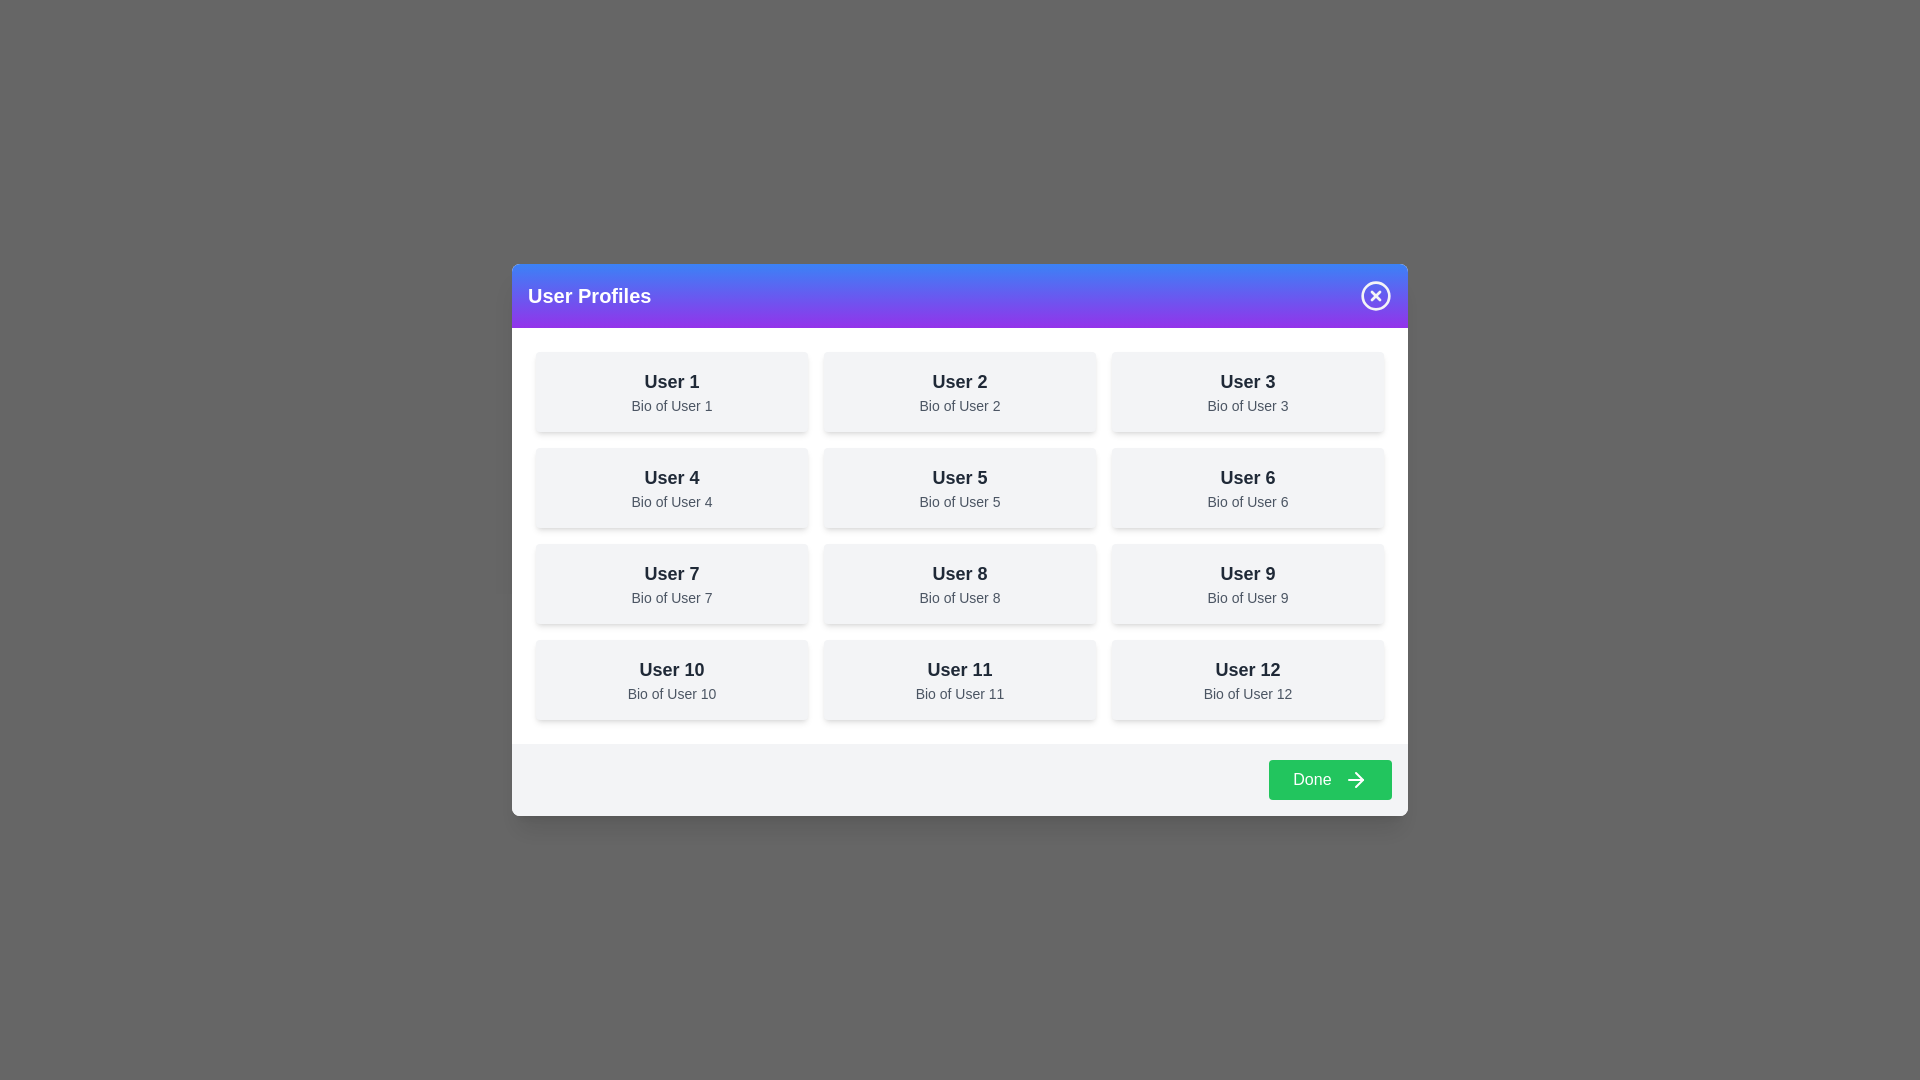 Image resolution: width=1920 pixels, height=1080 pixels. I want to click on the 'Done' button to close the dialog, so click(1330, 778).